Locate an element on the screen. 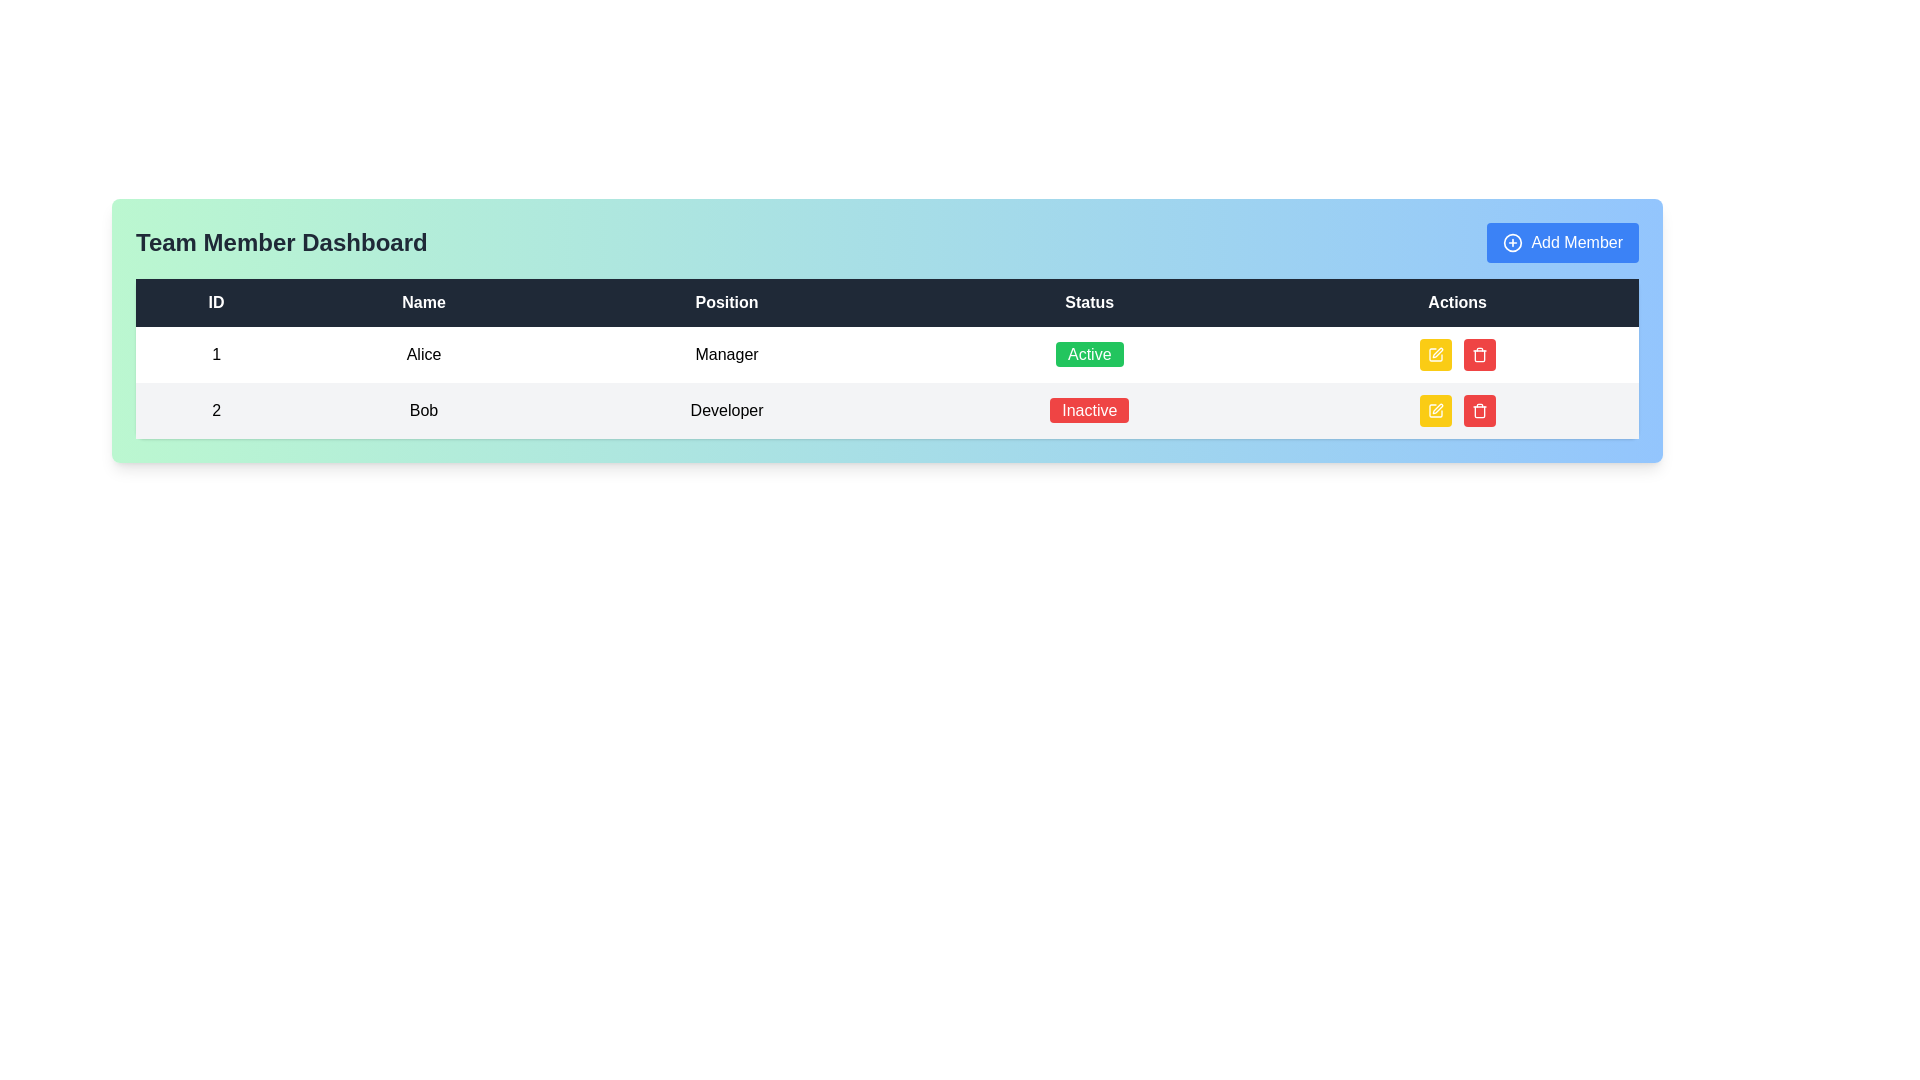 The image size is (1920, 1080). the trash icon button, which is a minimalist outline design of a trash bin with a lid, located under the 'Actions' column in the second row of the table, to the right of the yellow 'edit' button is located at coordinates (1479, 410).